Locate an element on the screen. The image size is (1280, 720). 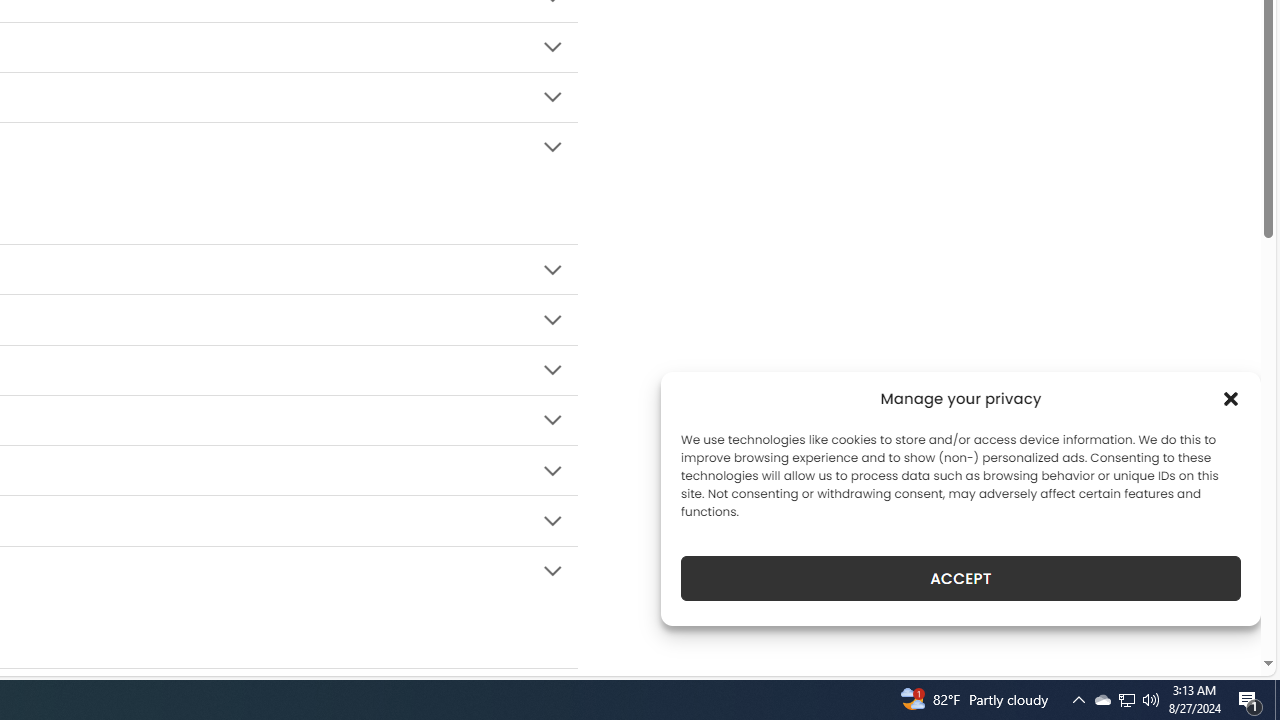
'ACCEPT' is located at coordinates (961, 578).